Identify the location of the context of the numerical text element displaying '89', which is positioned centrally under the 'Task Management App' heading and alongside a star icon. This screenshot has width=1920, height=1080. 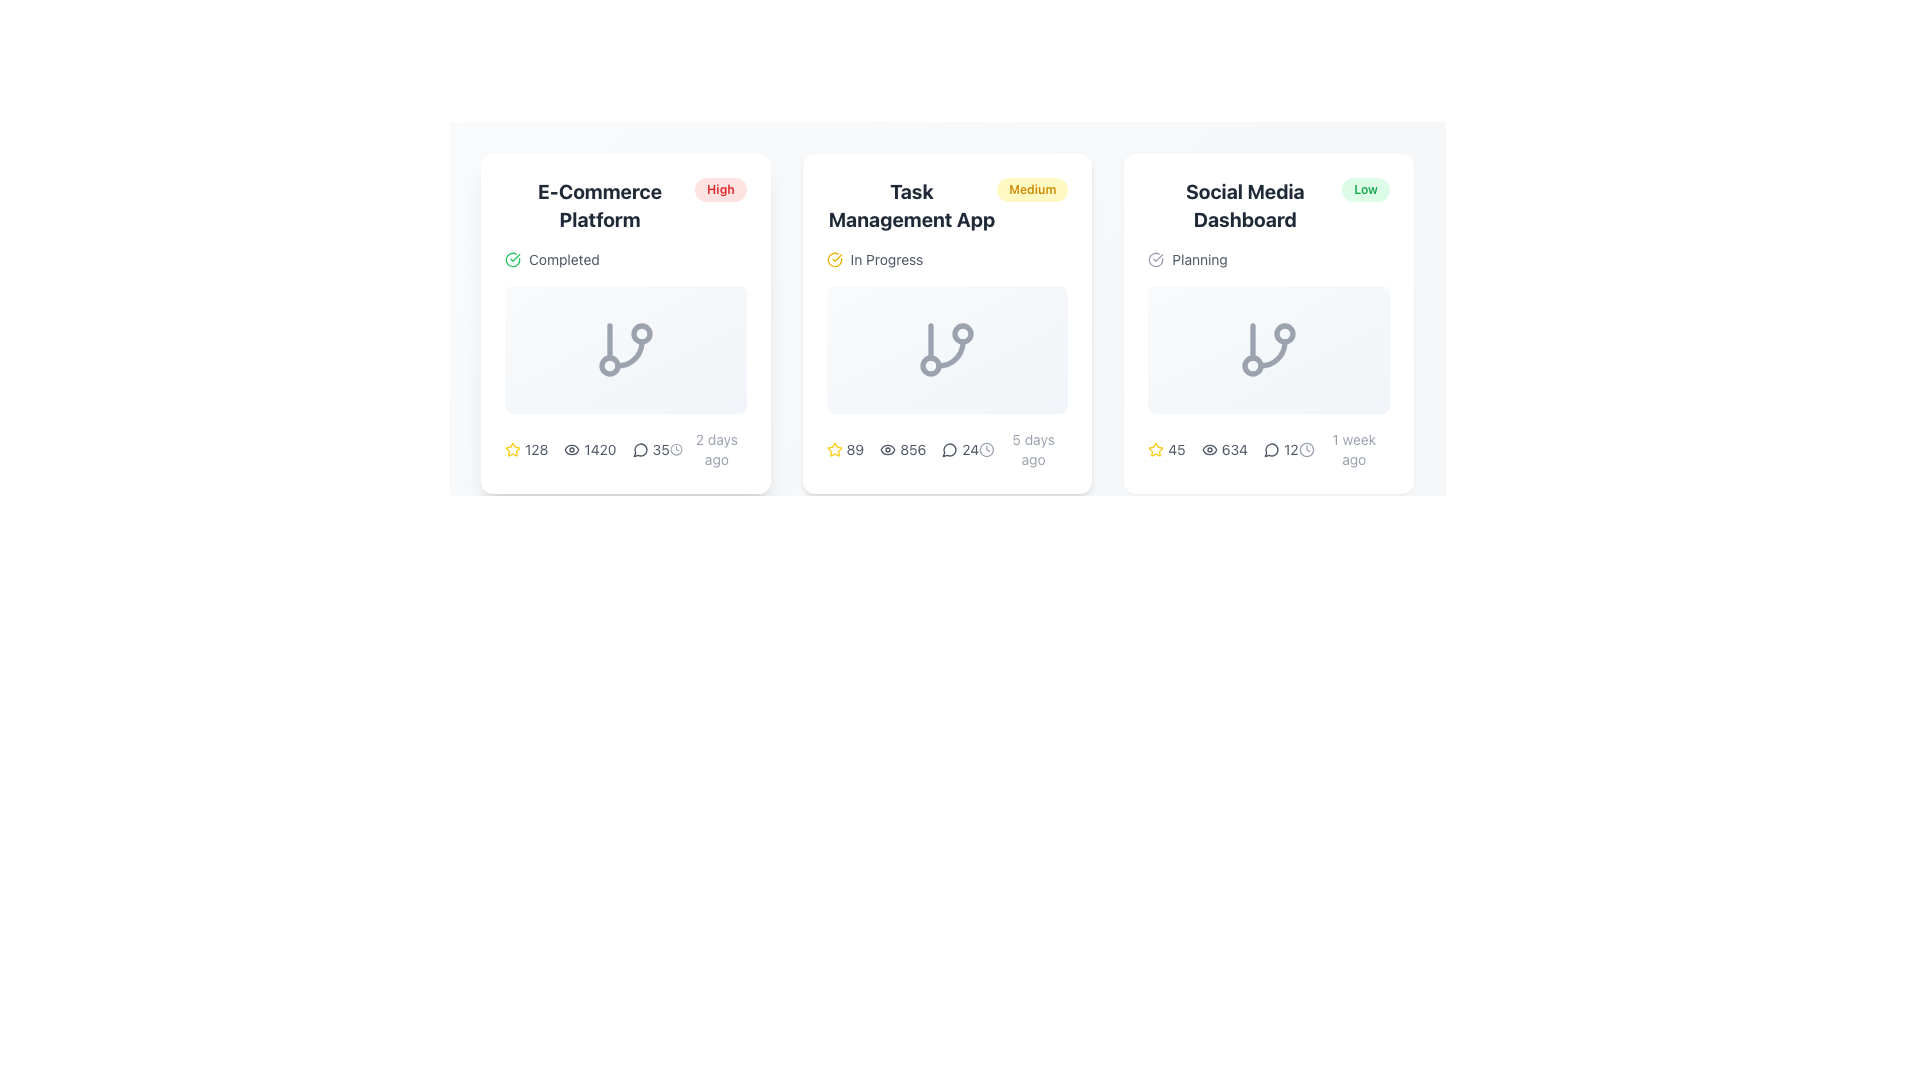
(855, 450).